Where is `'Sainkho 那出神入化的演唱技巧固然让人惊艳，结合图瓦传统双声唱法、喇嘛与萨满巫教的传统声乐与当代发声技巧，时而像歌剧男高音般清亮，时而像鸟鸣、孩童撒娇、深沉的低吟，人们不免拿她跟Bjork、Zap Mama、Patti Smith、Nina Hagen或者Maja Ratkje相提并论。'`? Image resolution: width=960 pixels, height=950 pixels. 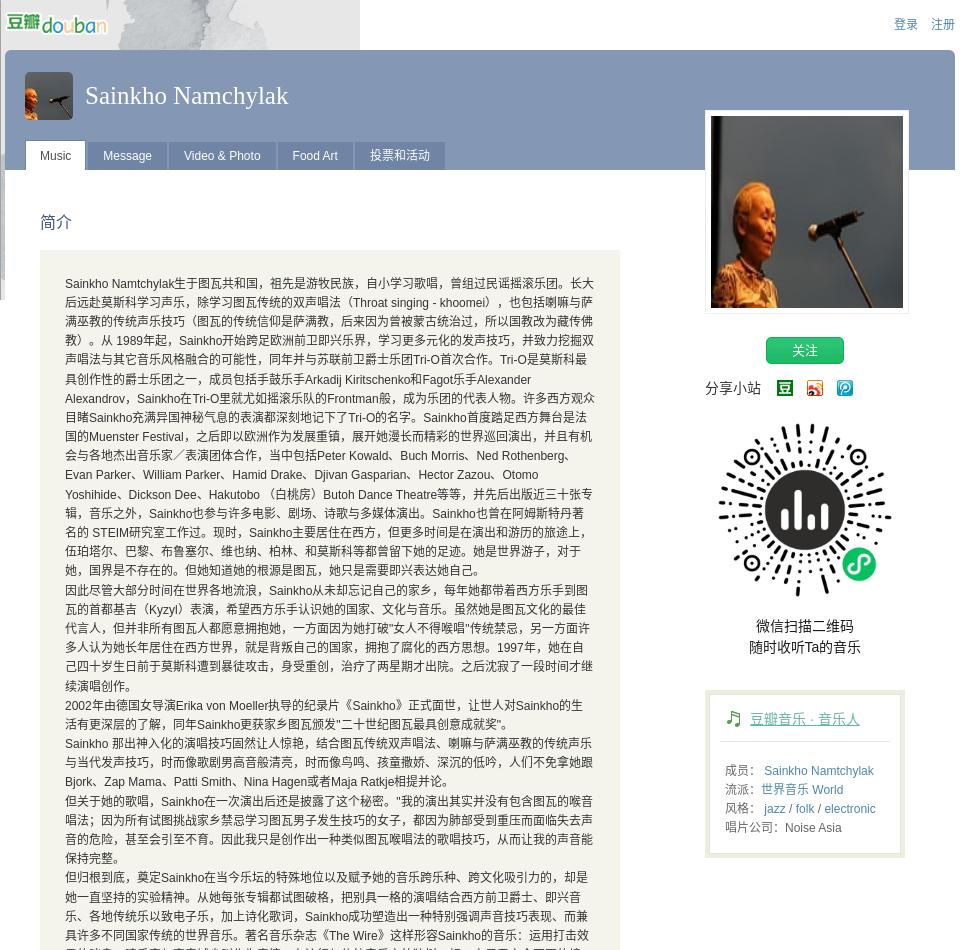 'Sainkho 那出神入化的演唱技巧固然让人惊艳，结合图瓦传统双声唱法、喇嘛与萨满巫教的传统声乐与当代发声技巧，时而像歌剧男高音般清亮，时而像鸟鸣、孩童撒娇、深沉的低吟，人们不免拿她跟Bjork、Zap Mama、Patti Smith、Nina Hagen或者Maja Ratkje相提并论。' is located at coordinates (328, 762).